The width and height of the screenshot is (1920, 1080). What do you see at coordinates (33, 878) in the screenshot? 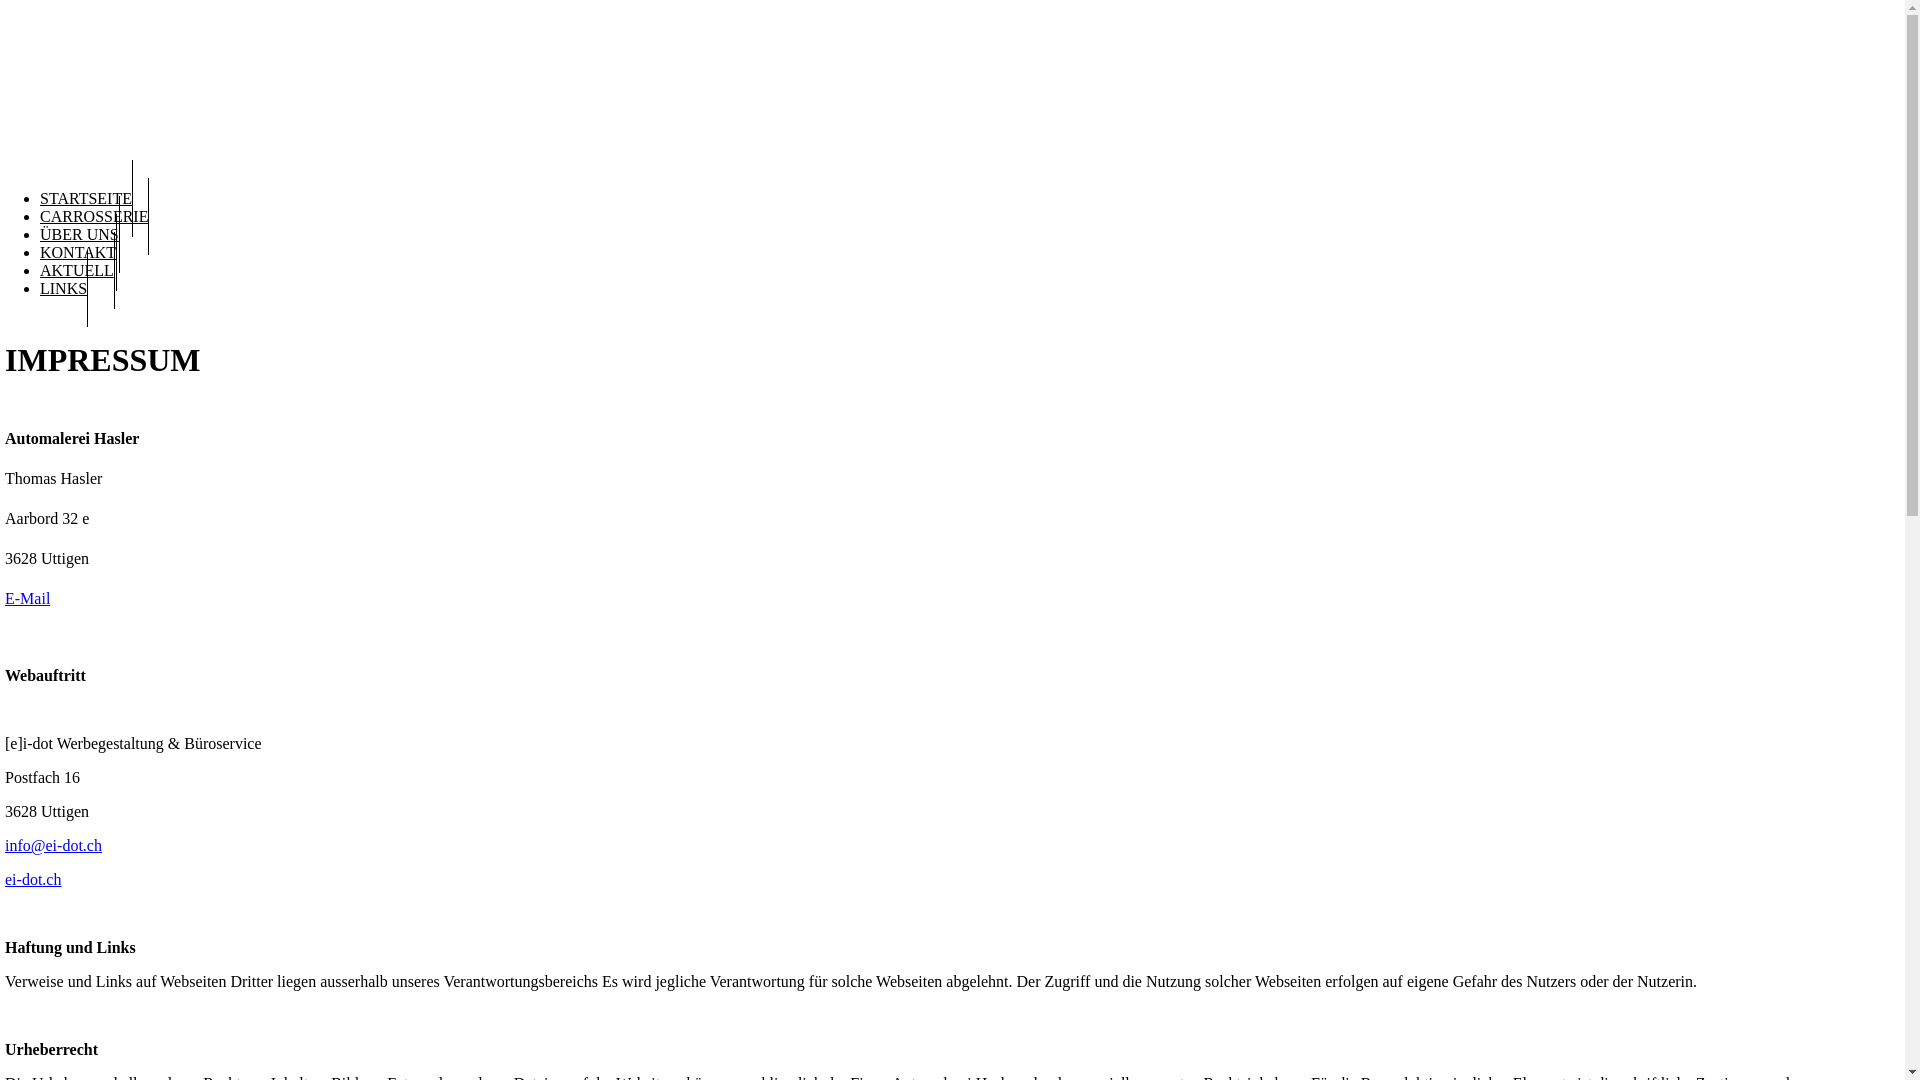
I see `'ei-dot.ch'` at bounding box center [33, 878].